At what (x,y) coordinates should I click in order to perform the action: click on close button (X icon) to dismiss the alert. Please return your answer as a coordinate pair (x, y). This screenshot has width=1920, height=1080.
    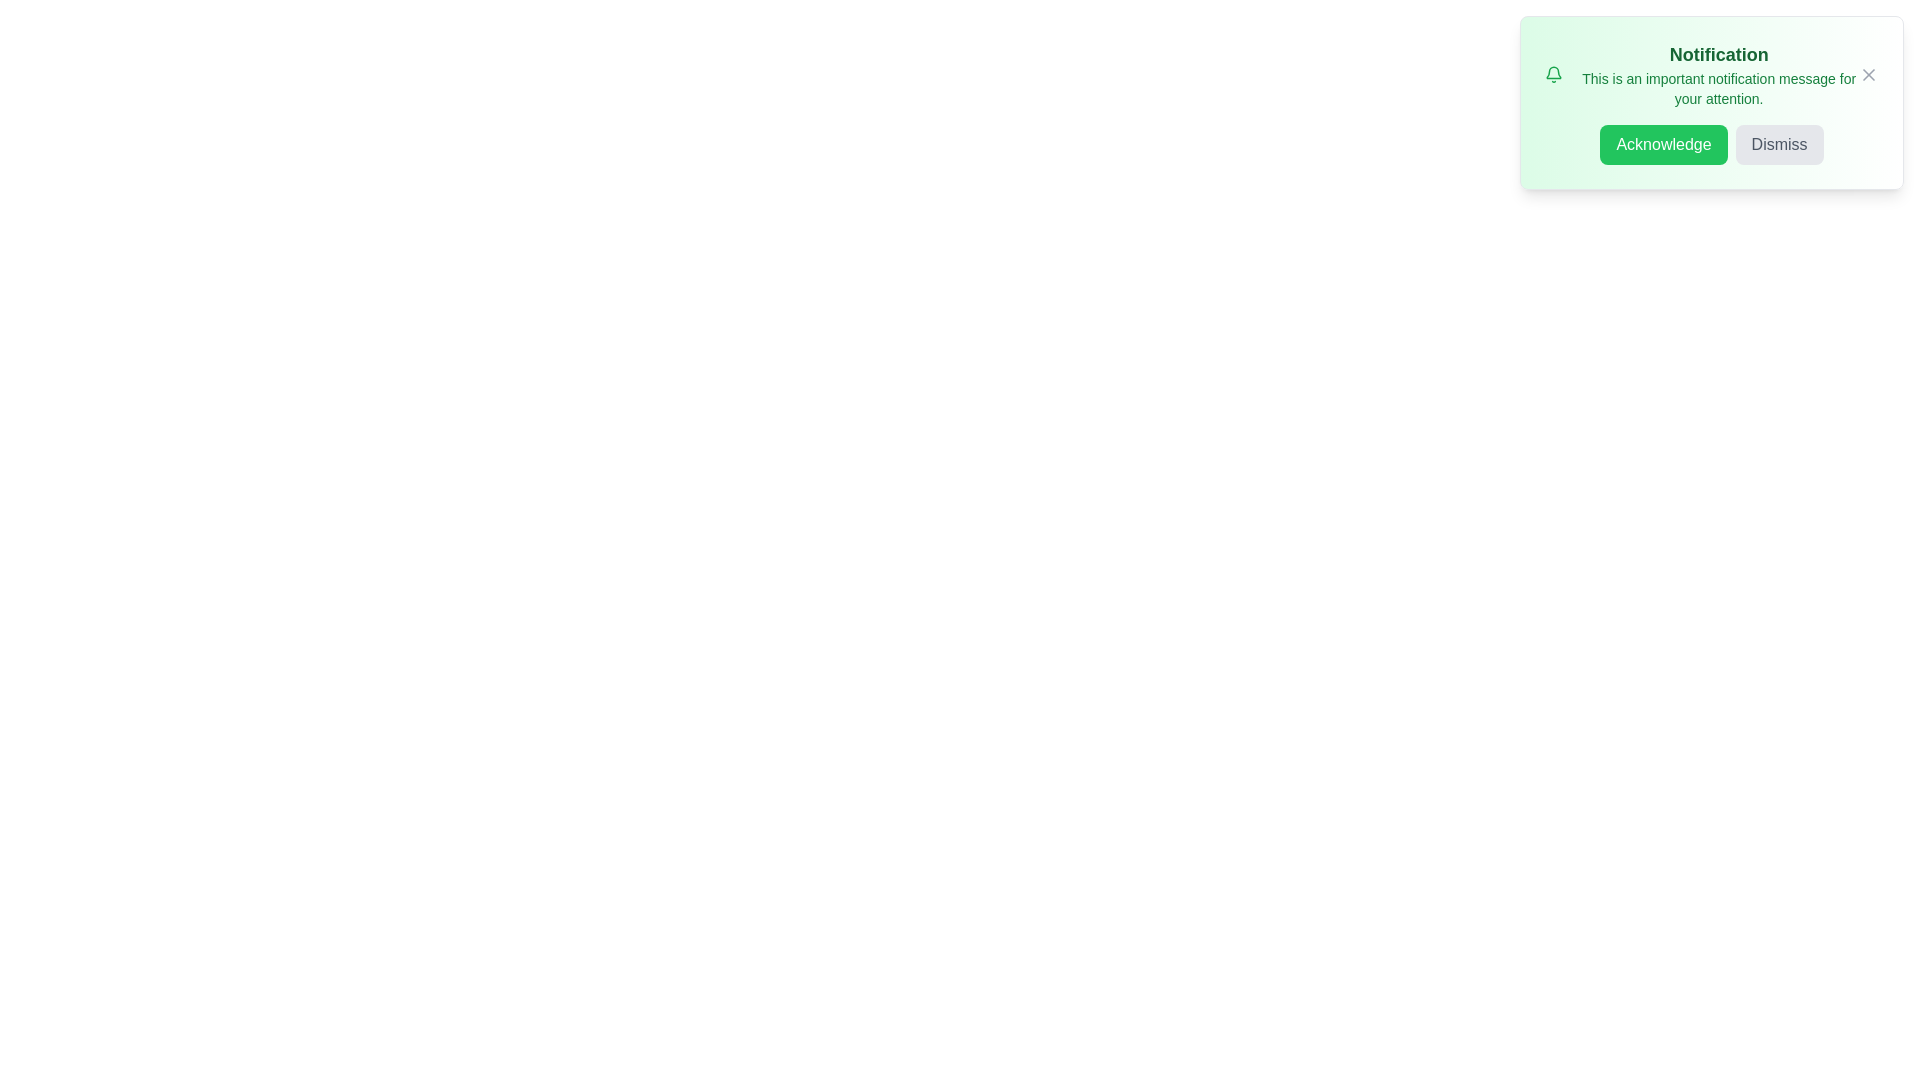
    Looking at the image, I should click on (1867, 73).